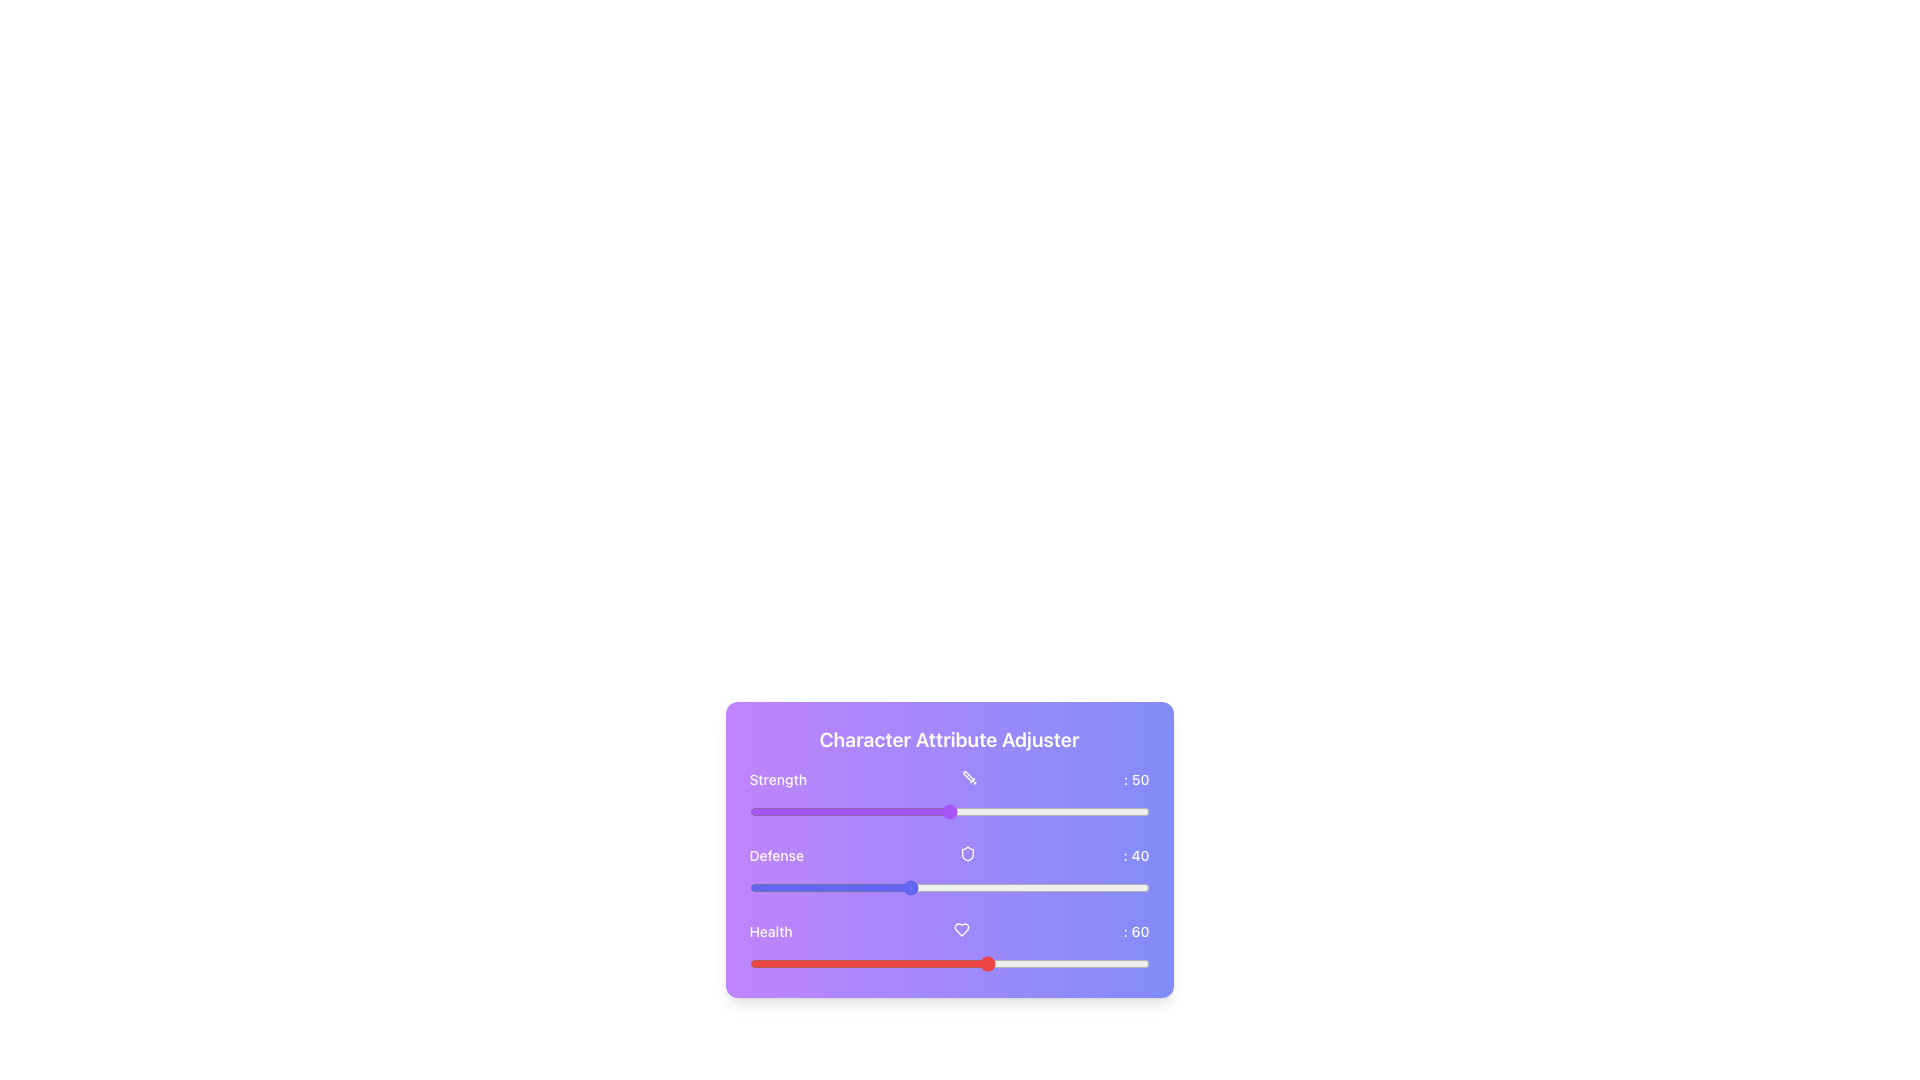 This screenshot has width=1920, height=1080. I want to click on the Health icon located adjacent to the 'Health' label and its value ('60') in the 'Character Attribute Adjuster' panel, so click(962, 929).